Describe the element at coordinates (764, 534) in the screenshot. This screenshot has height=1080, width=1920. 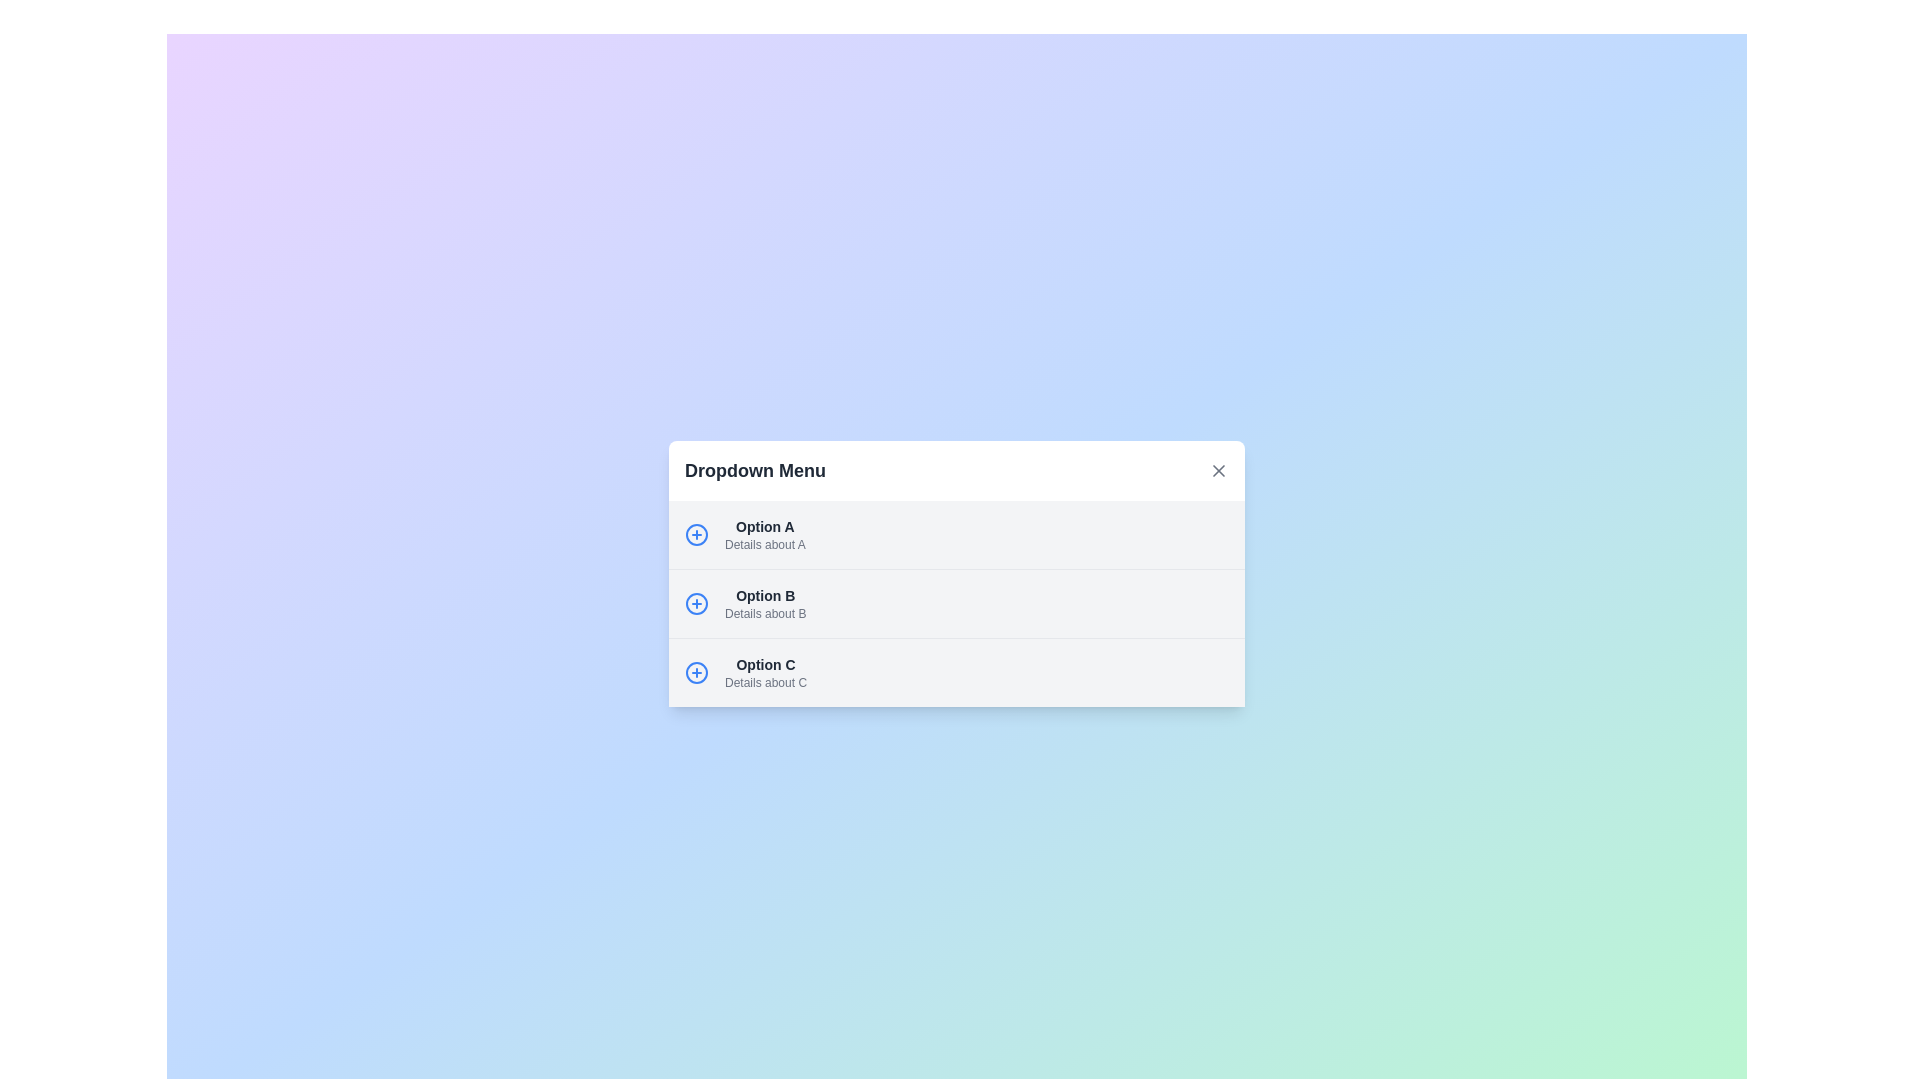
I see `the first selectable option in the dropdown list` at that location.